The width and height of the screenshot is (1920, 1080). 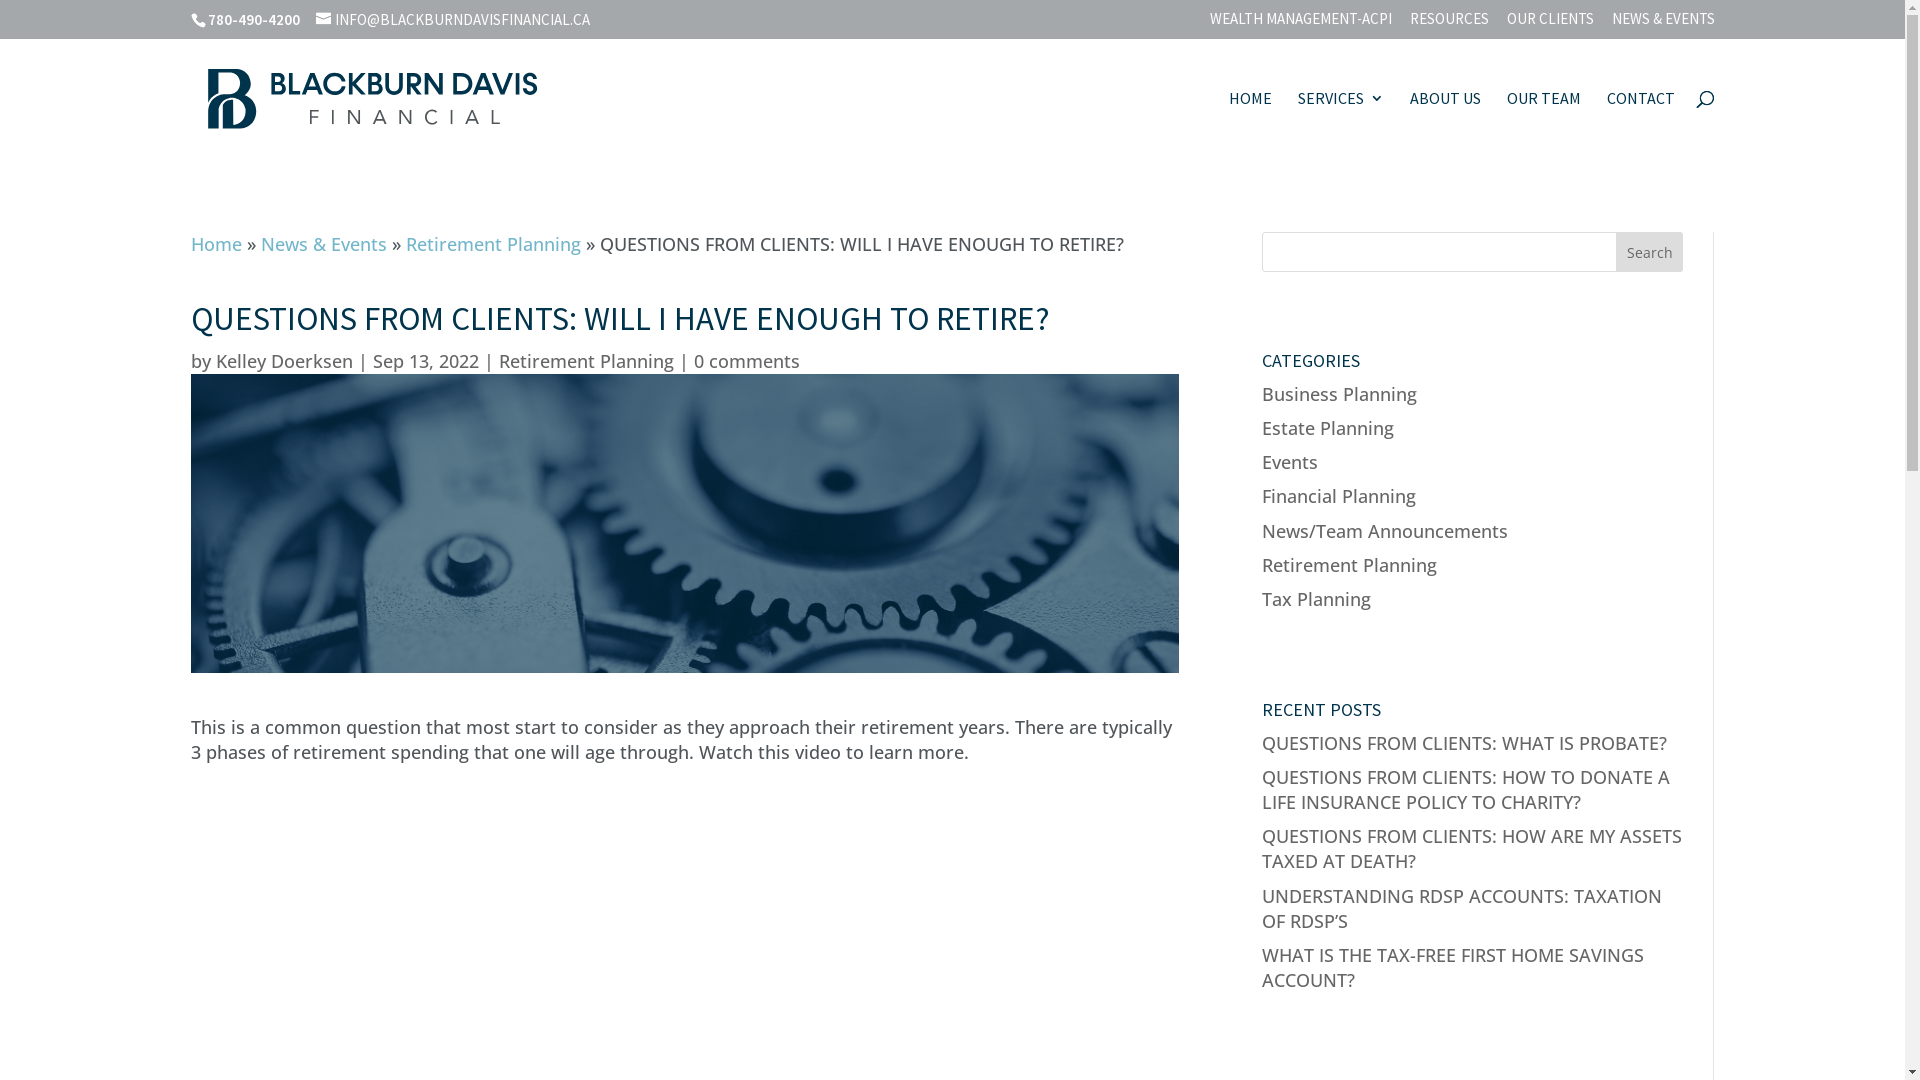 I want to click on 'CONTACT', so click(x=1640, y=123).